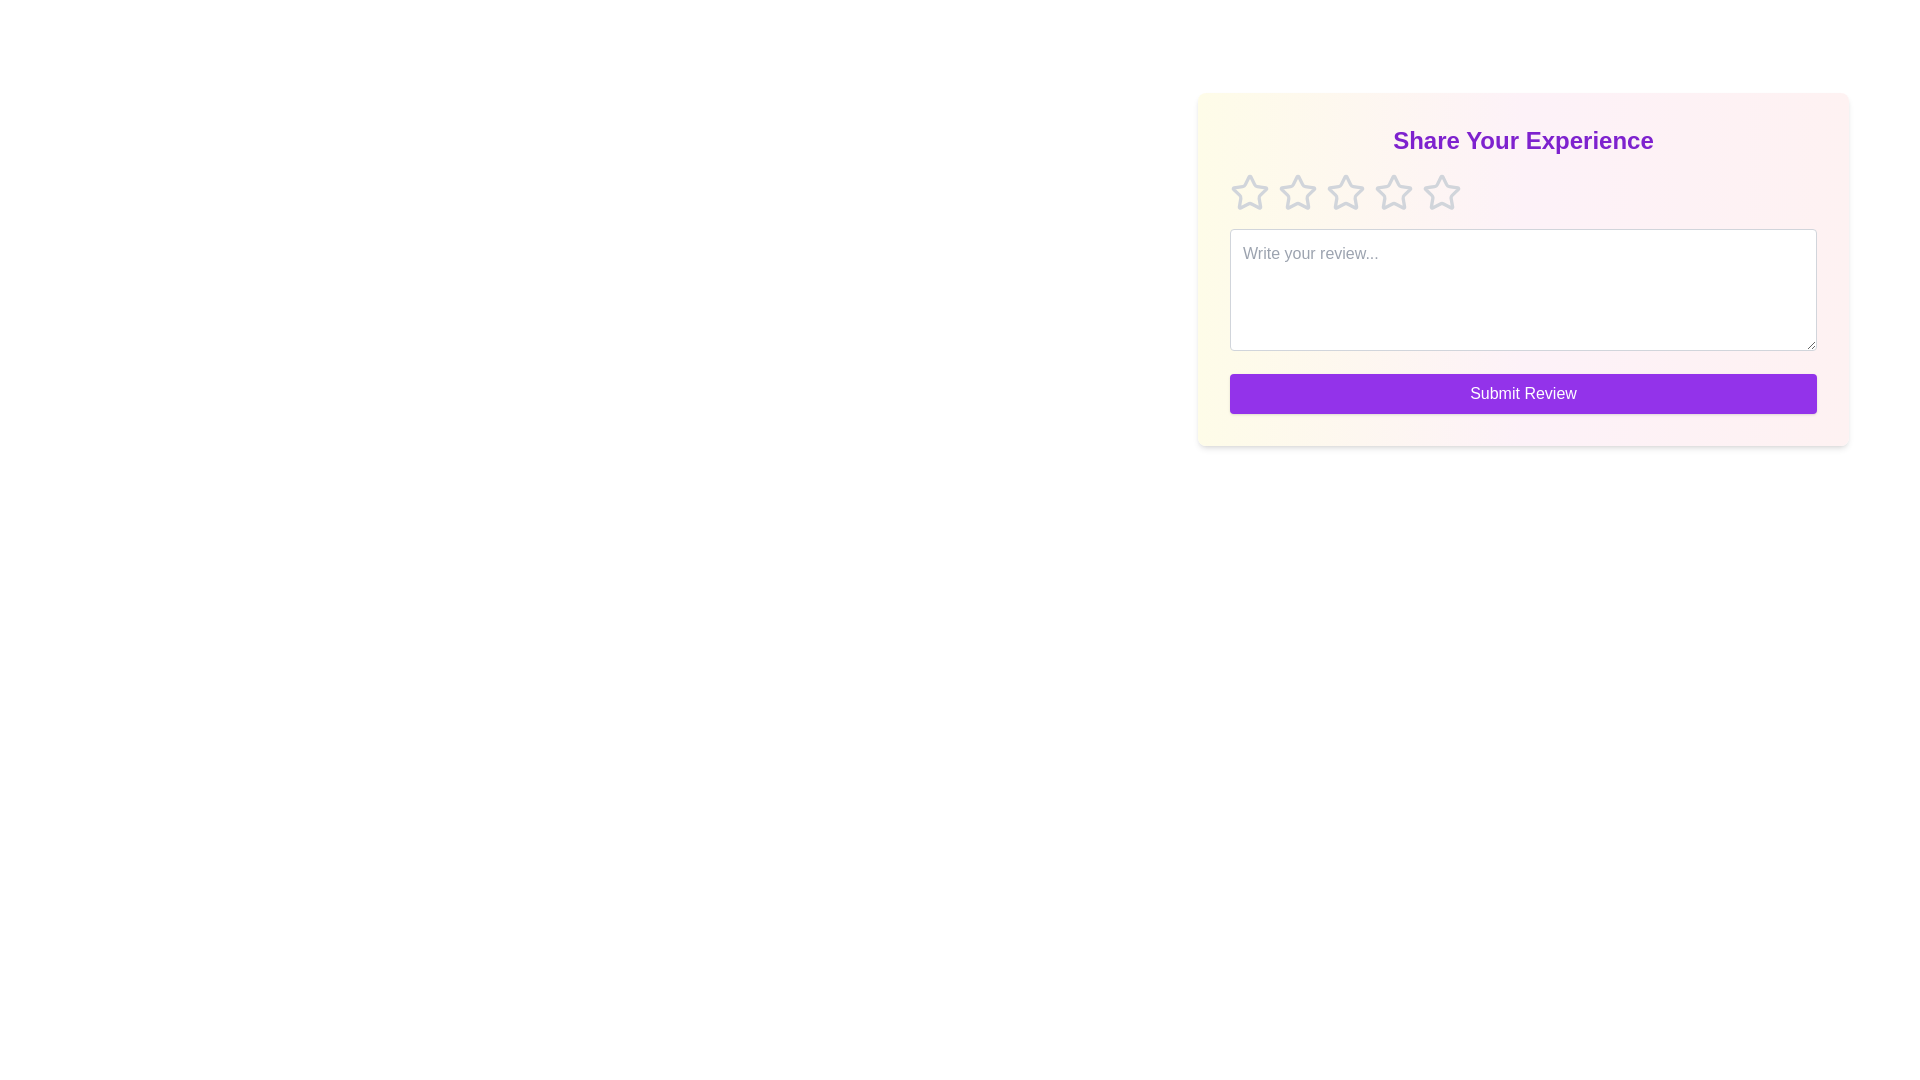 The image size is (1920, 1080). I want to click on the star corresponding to 1 to preview the rating, so click(1248, 192).